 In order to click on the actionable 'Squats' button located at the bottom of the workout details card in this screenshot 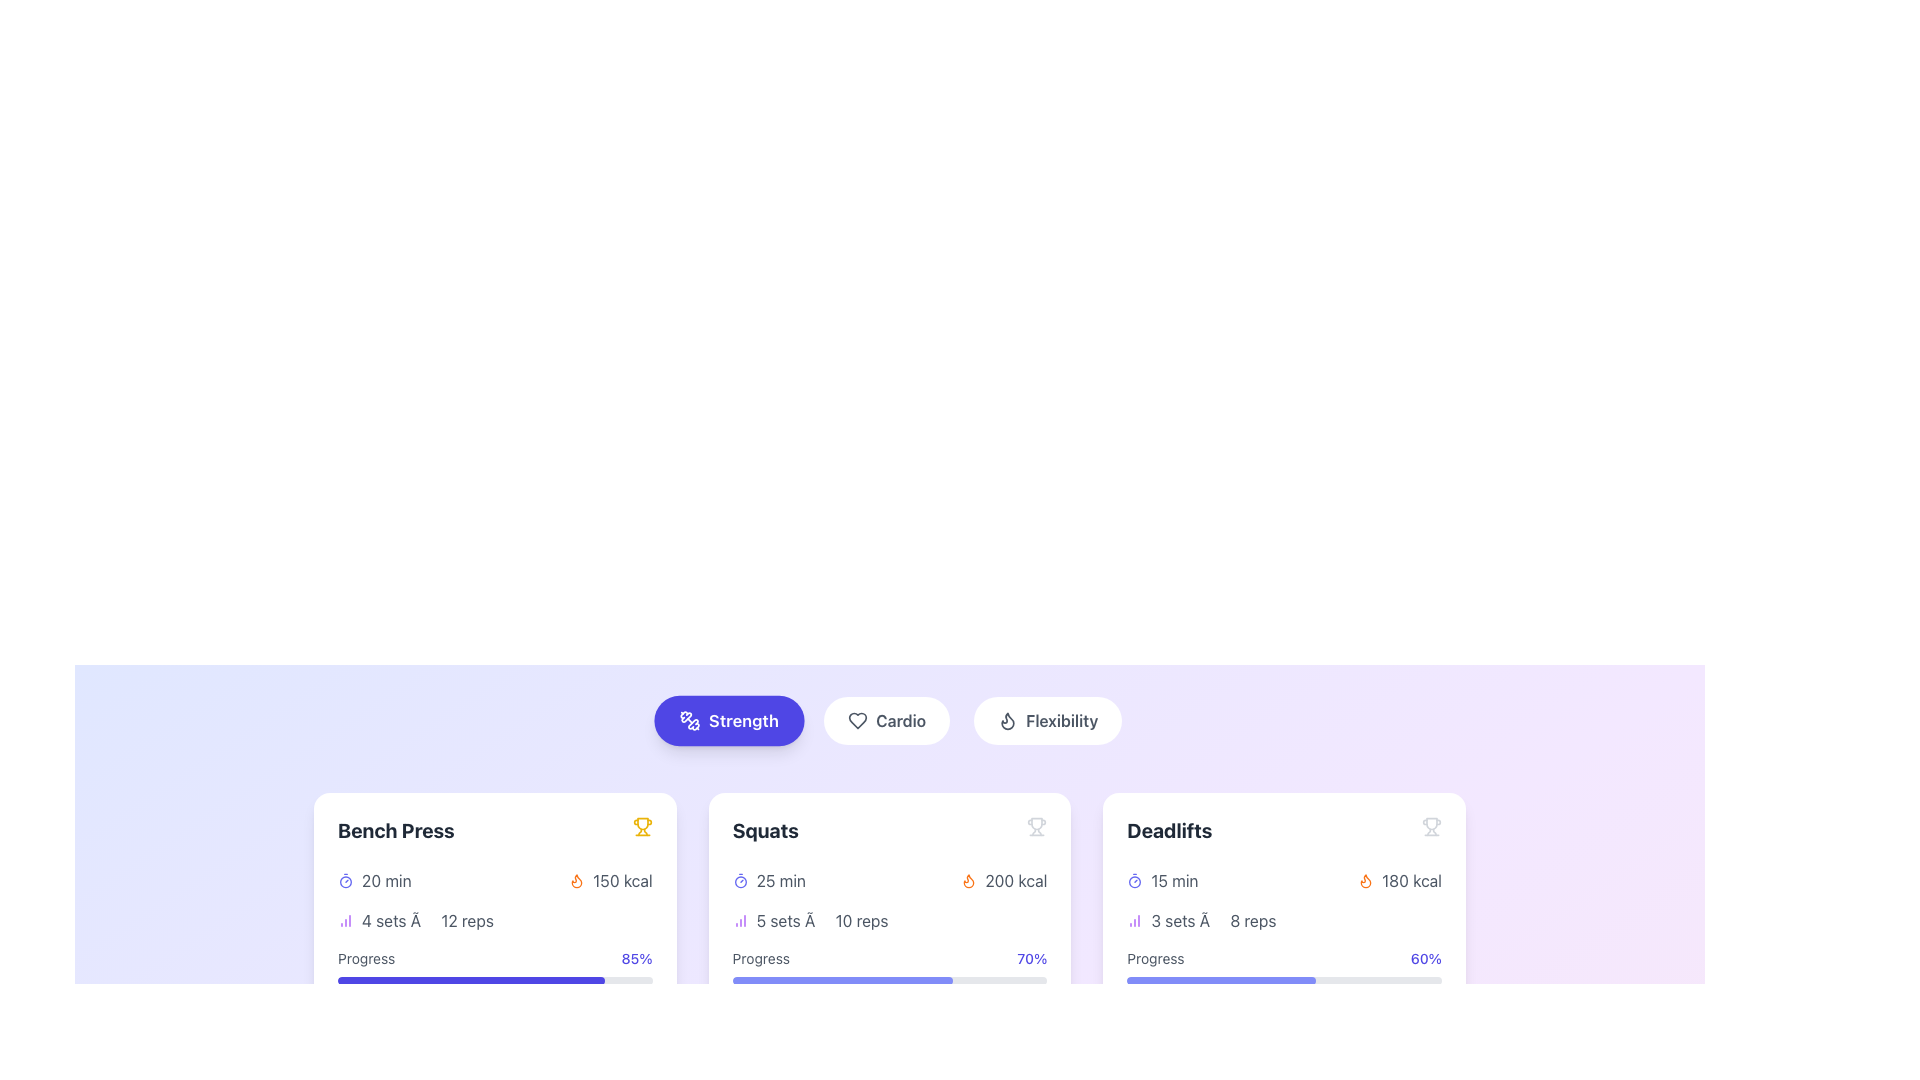, I will do `click(888, 1021)`.